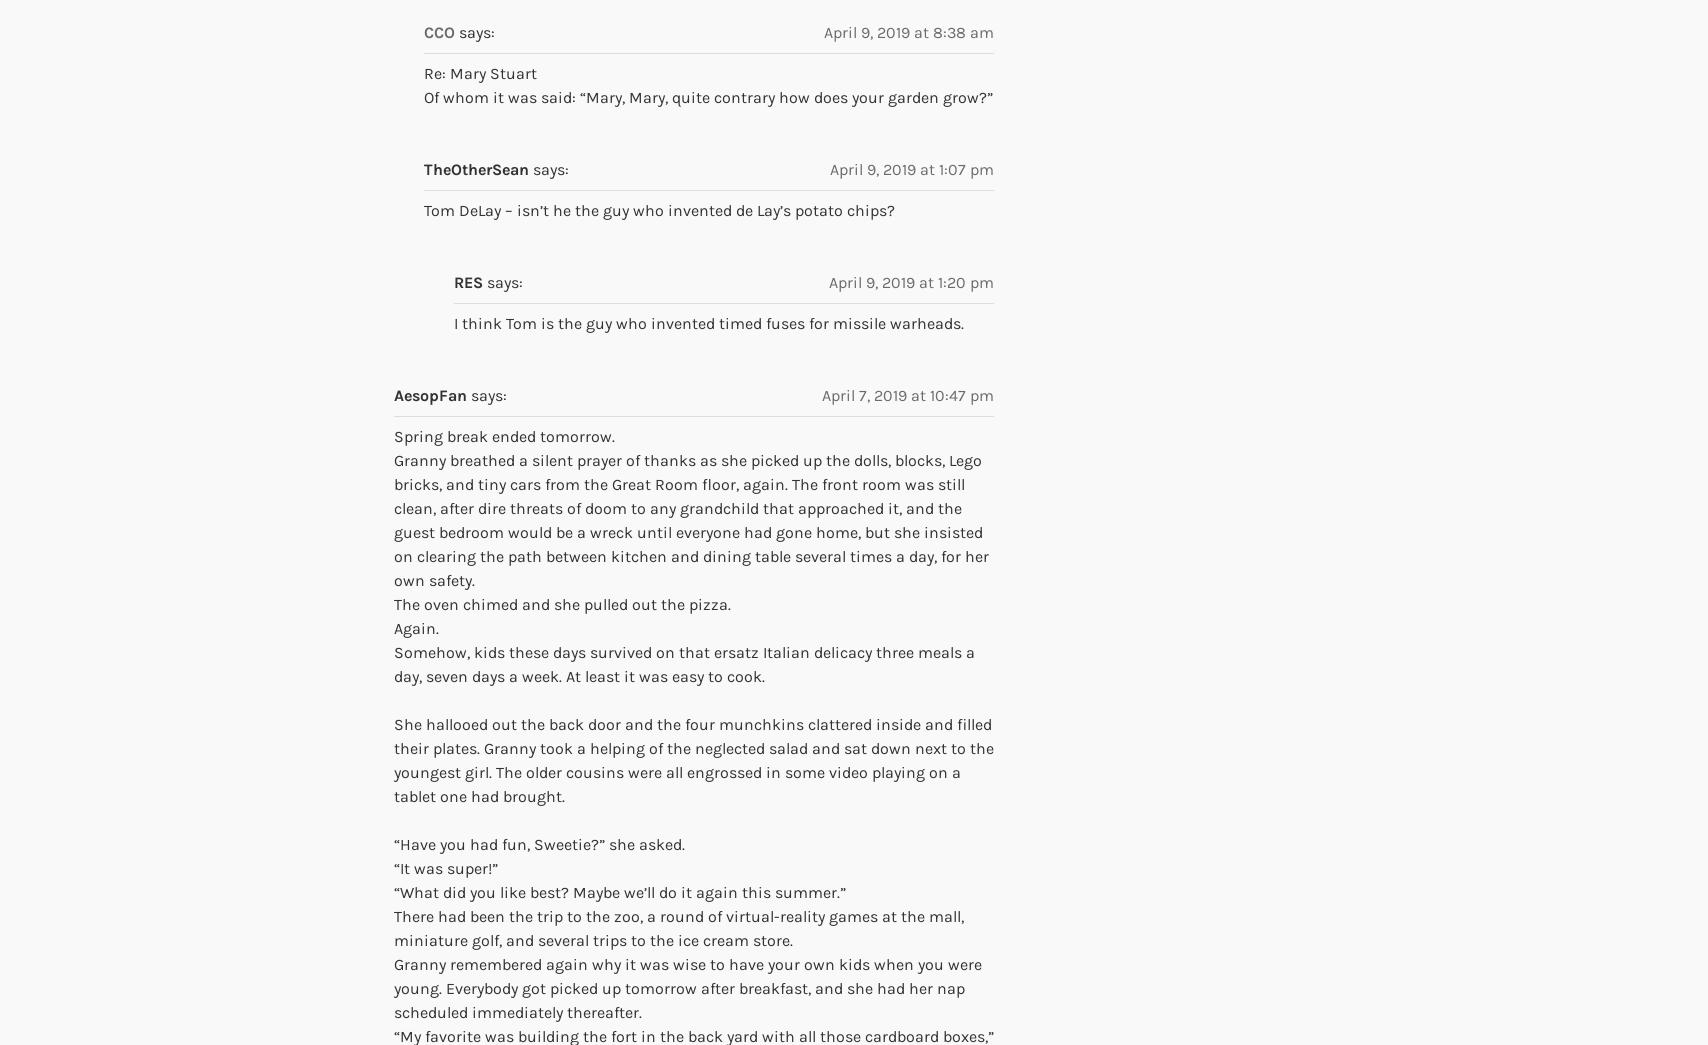 This screenshot has height=1045, width=1708. What do you see at coordinates (911, 281) in the screenshot?
I see `'April 9, 2019 at 1:20 pm'` at bounding box center [911, 281].